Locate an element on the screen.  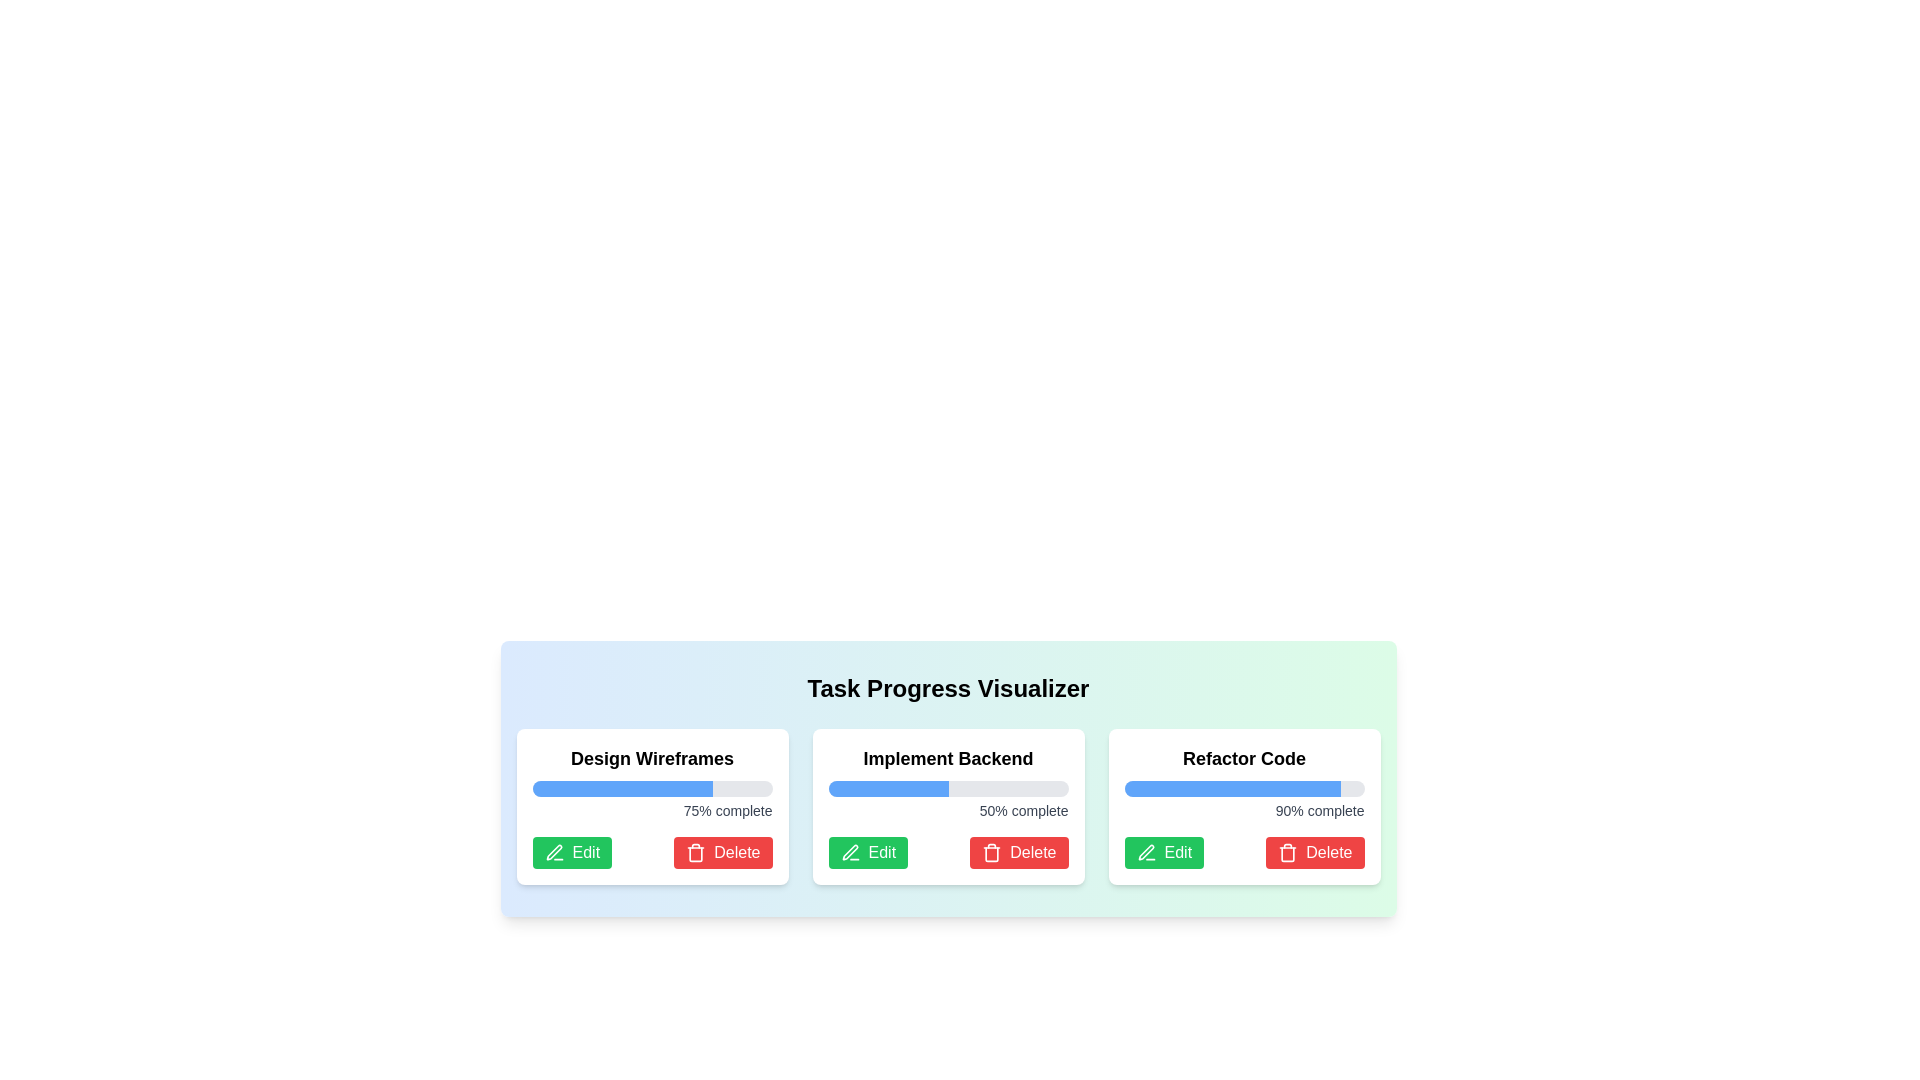
the horizontal progress bar located within the 'Refactor Code' card, which displays a filled blue section and is visually positioned above the '90% complete' text is located at coordinates (1243, 788).